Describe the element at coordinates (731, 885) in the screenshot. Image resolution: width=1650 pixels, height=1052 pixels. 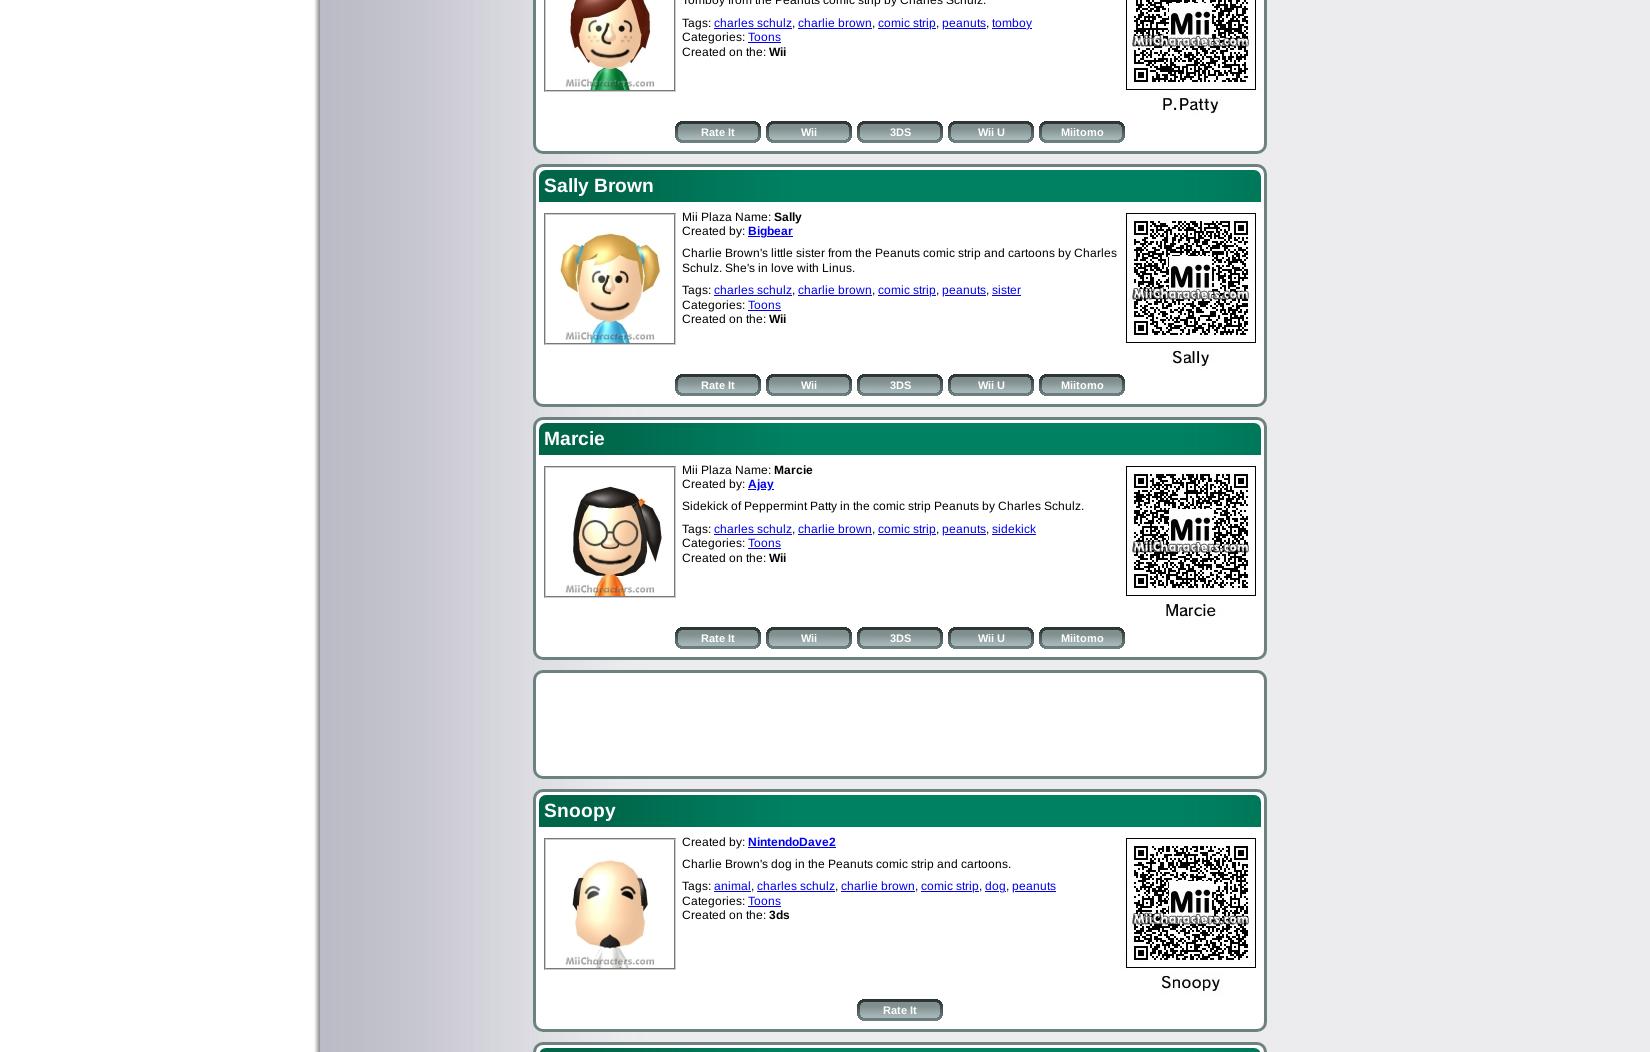
I see `'animal'` at that location.